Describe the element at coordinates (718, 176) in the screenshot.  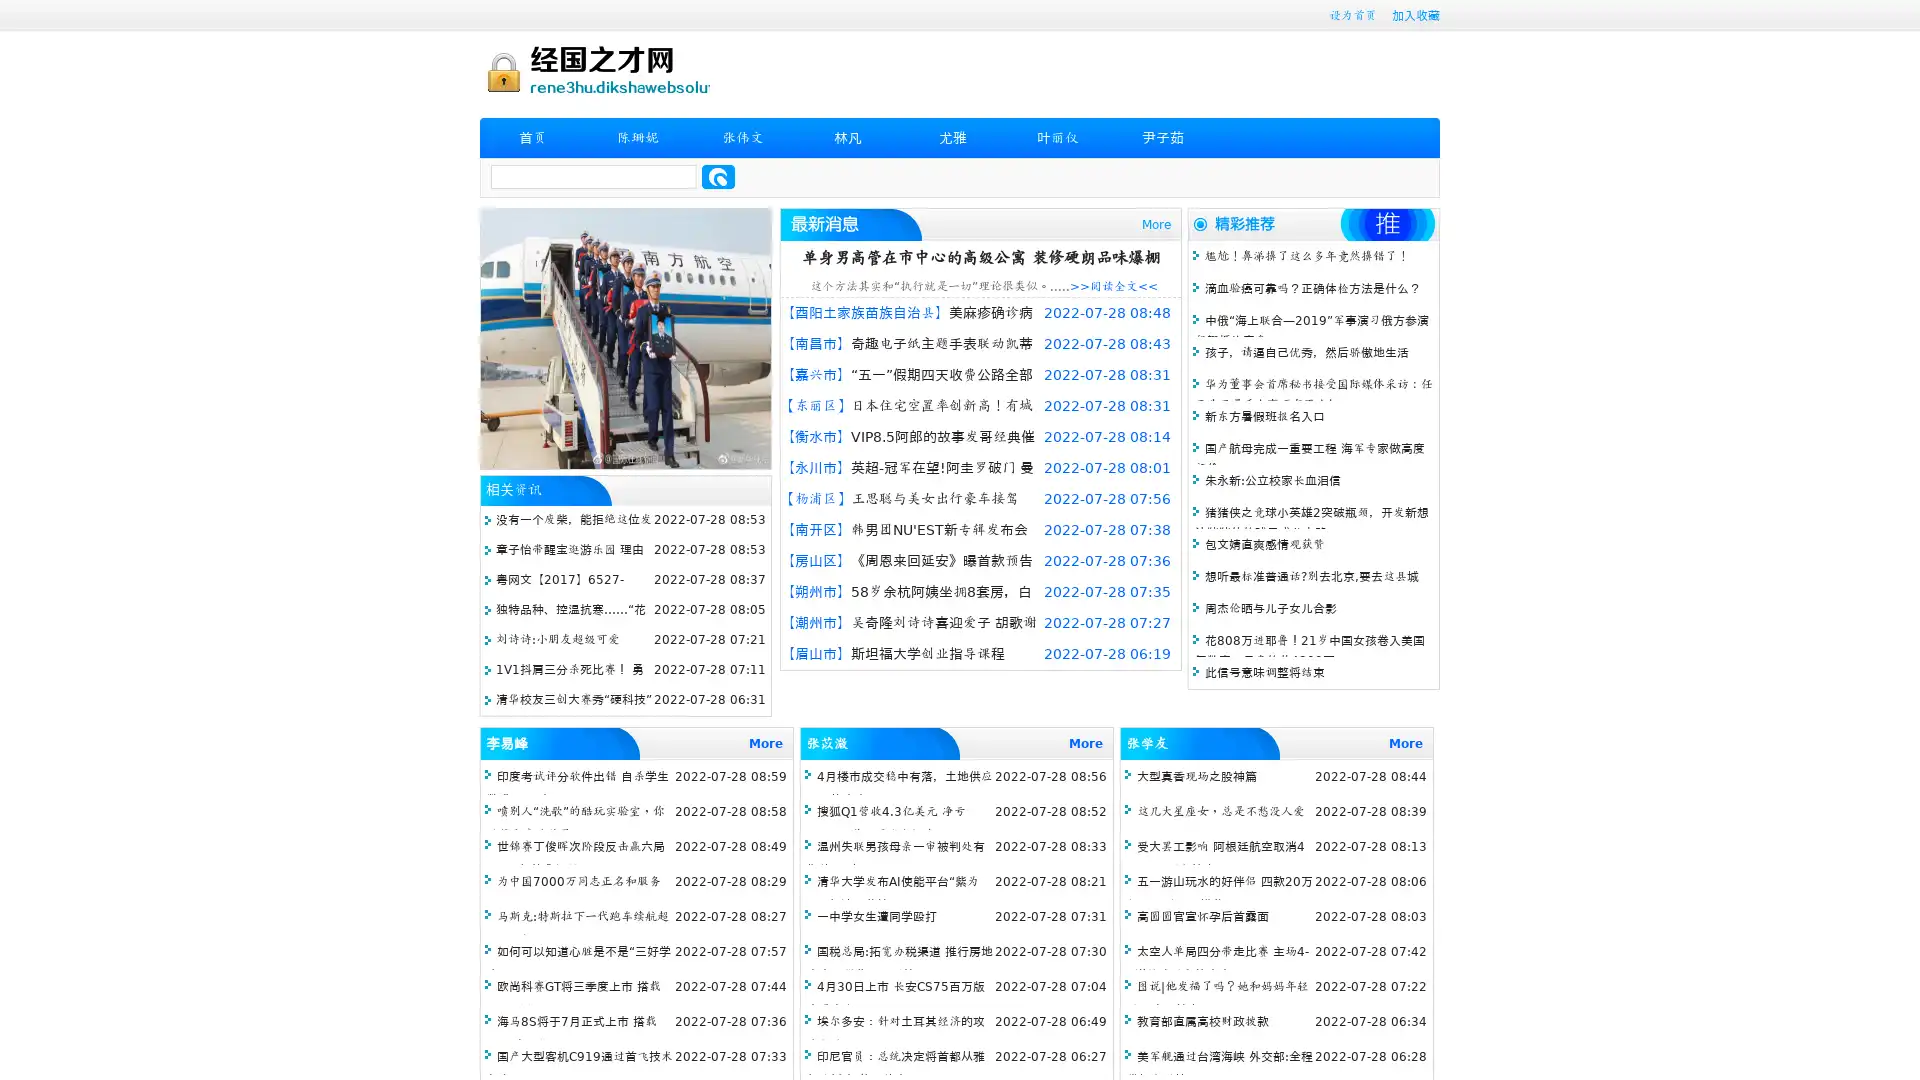
I see `Search` at that location.